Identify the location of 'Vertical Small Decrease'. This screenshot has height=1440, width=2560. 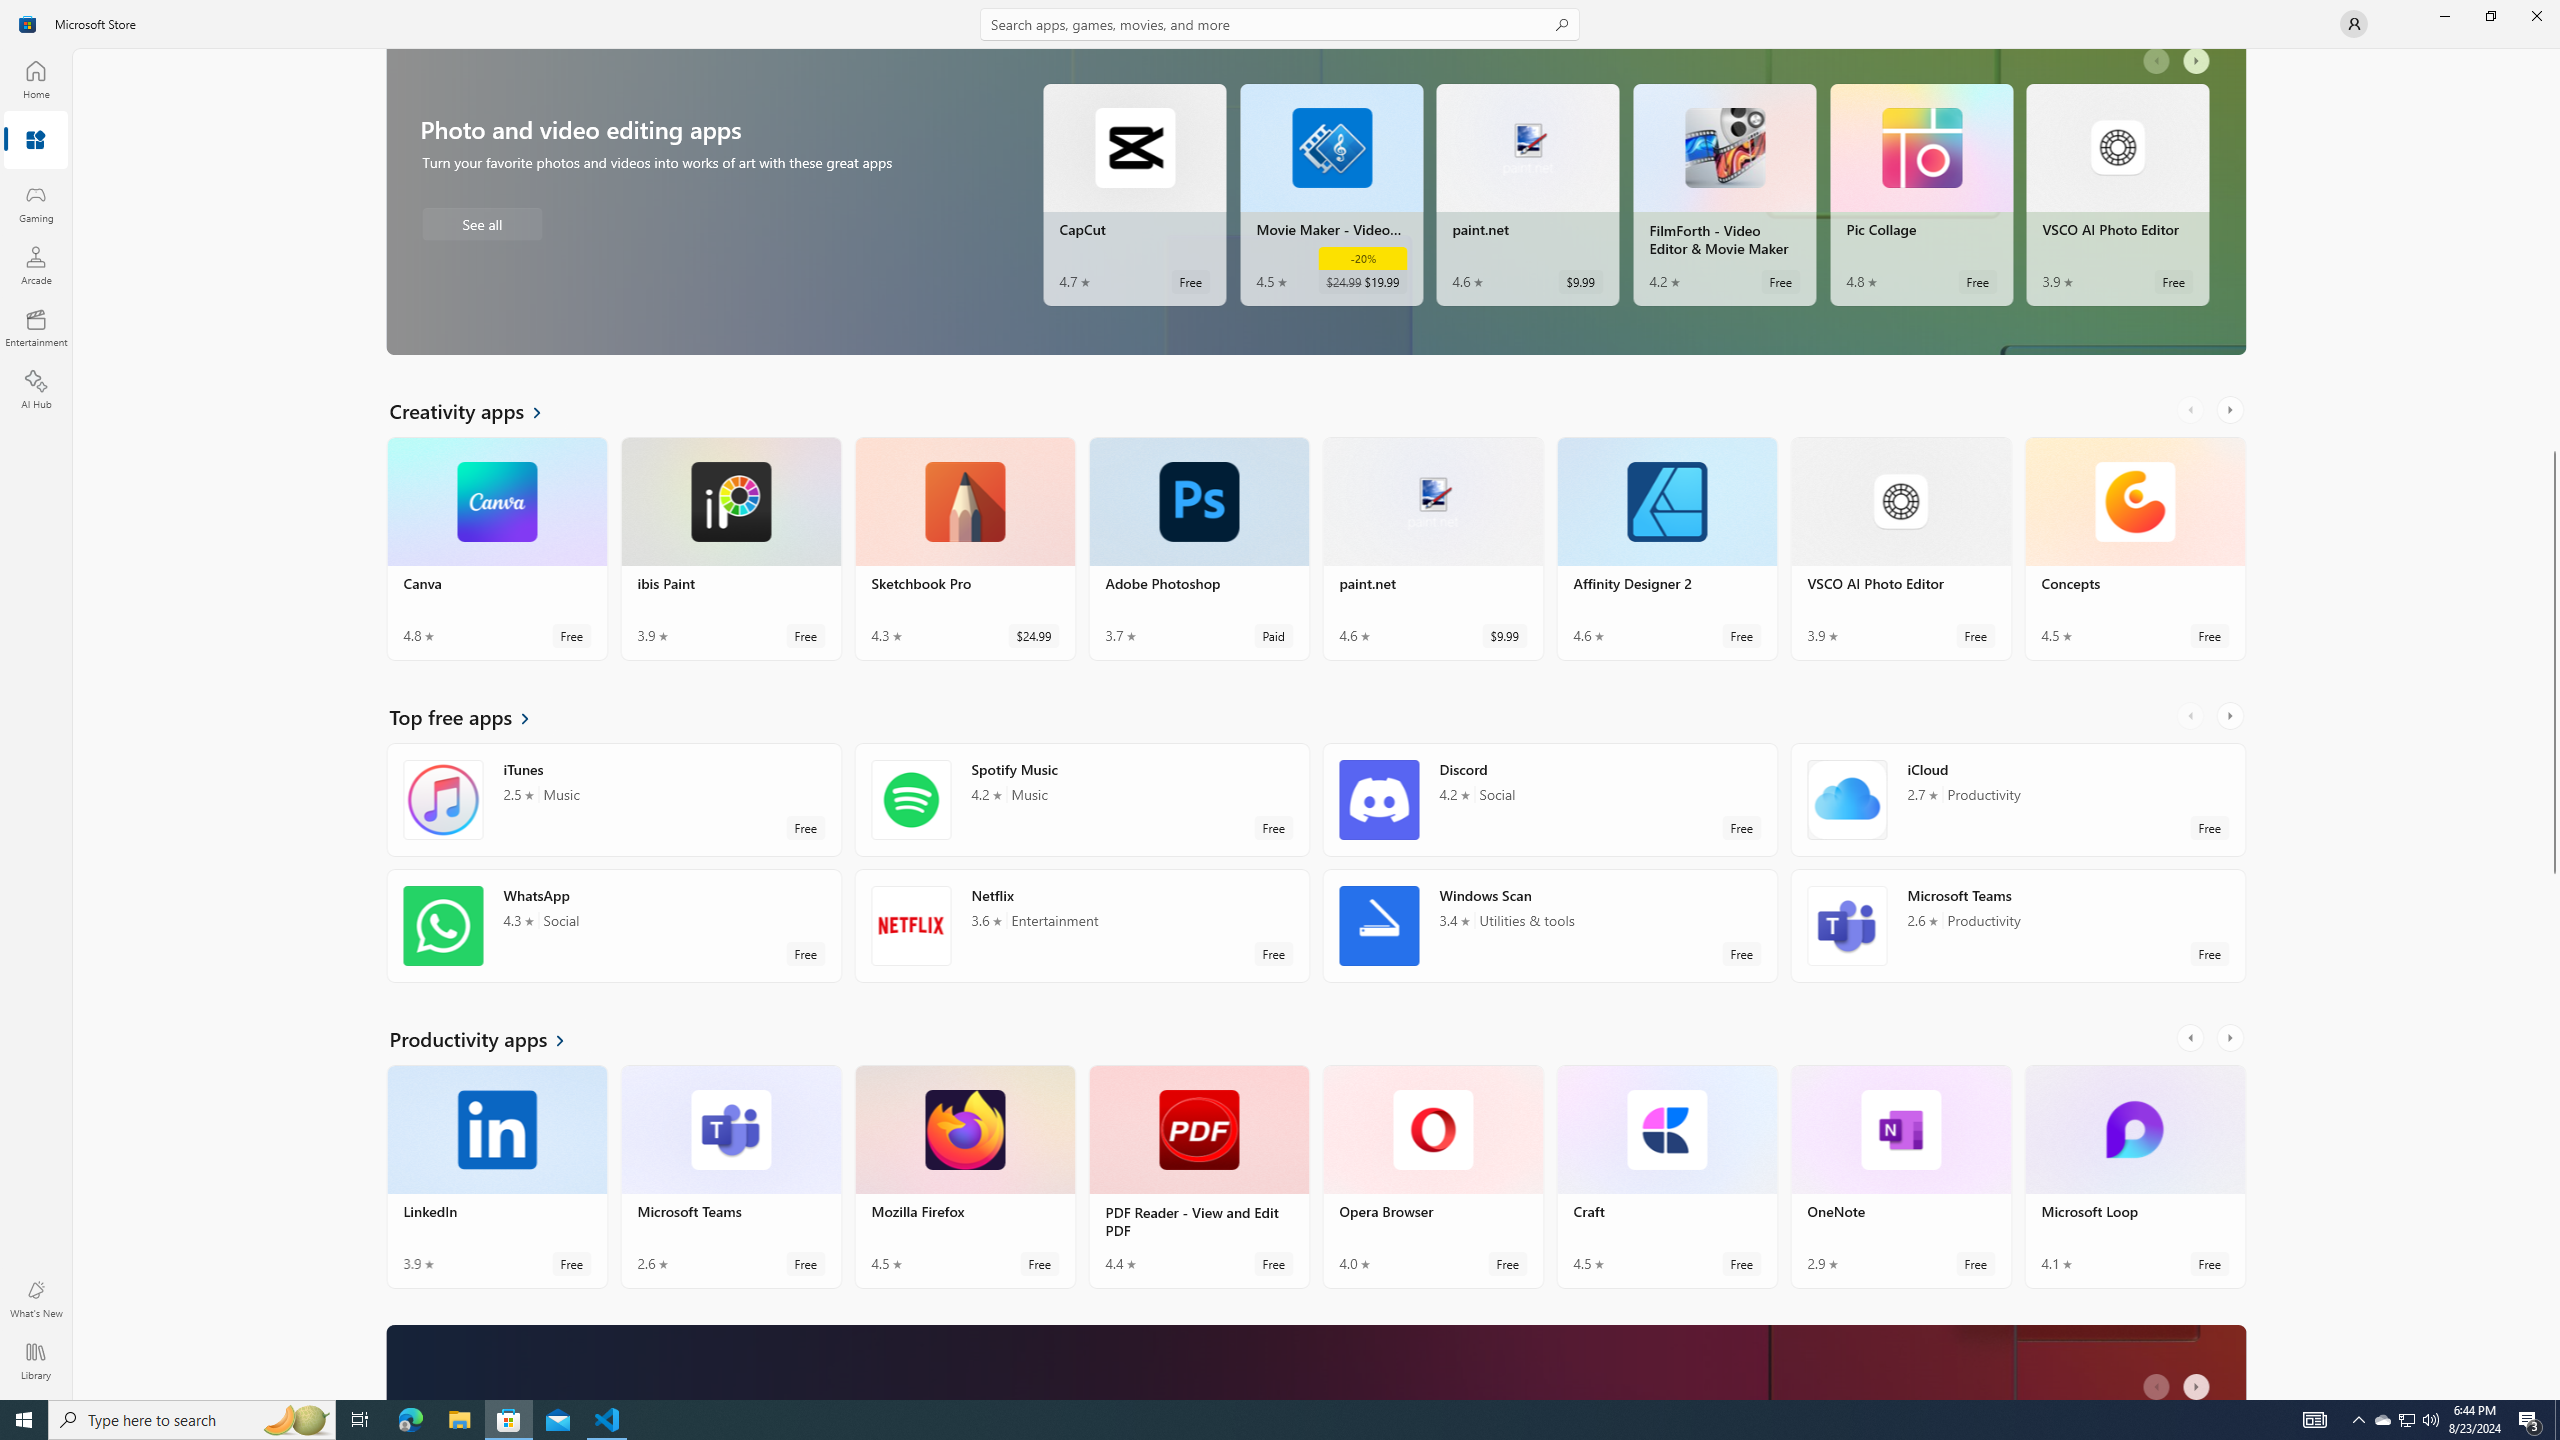
(2552, 55).